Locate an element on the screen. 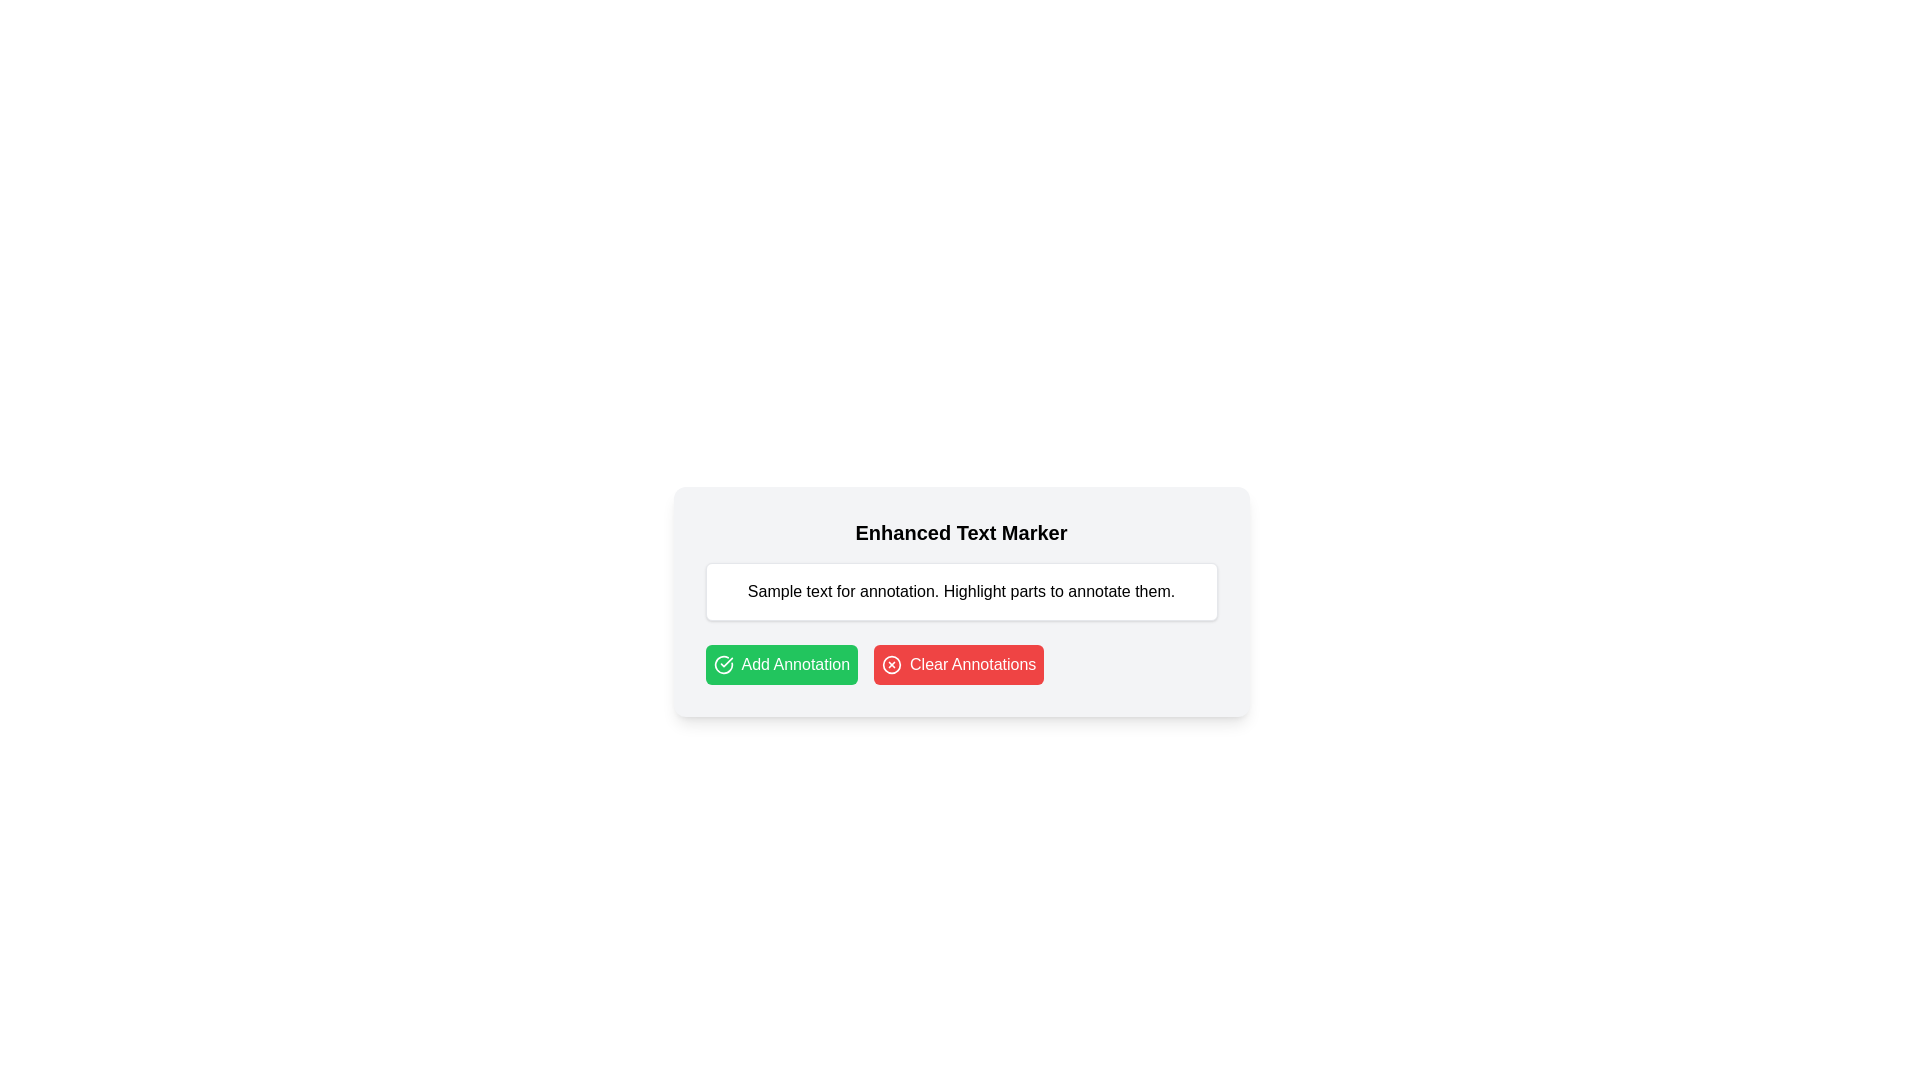 Image resolution: width=1920 pixels, height=1080 pixels. the third character 'm' in the word 'Sample' within the informational text block that reads 'Sample text for annotation. Highlight parts to annotate them.' is located at coordinates (773, 590).